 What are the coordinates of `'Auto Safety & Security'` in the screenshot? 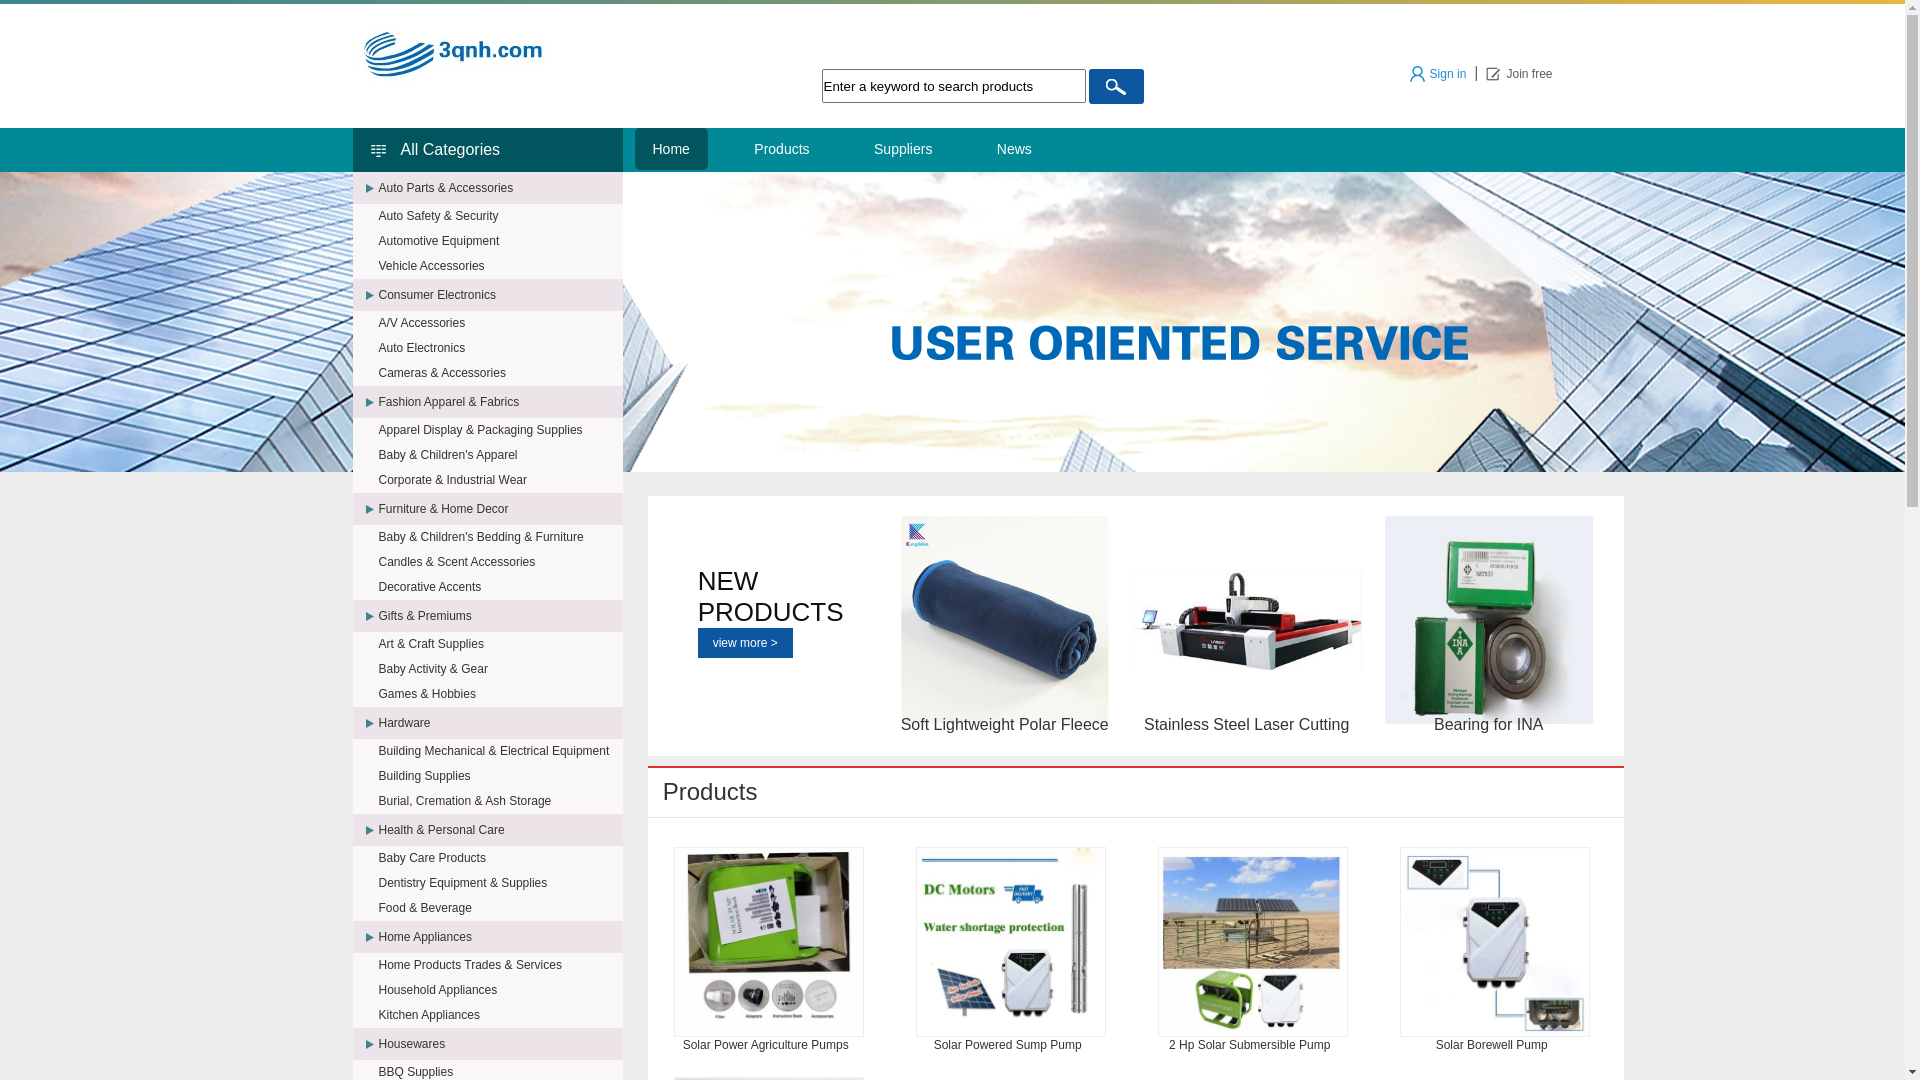 It's located at (499, 216).